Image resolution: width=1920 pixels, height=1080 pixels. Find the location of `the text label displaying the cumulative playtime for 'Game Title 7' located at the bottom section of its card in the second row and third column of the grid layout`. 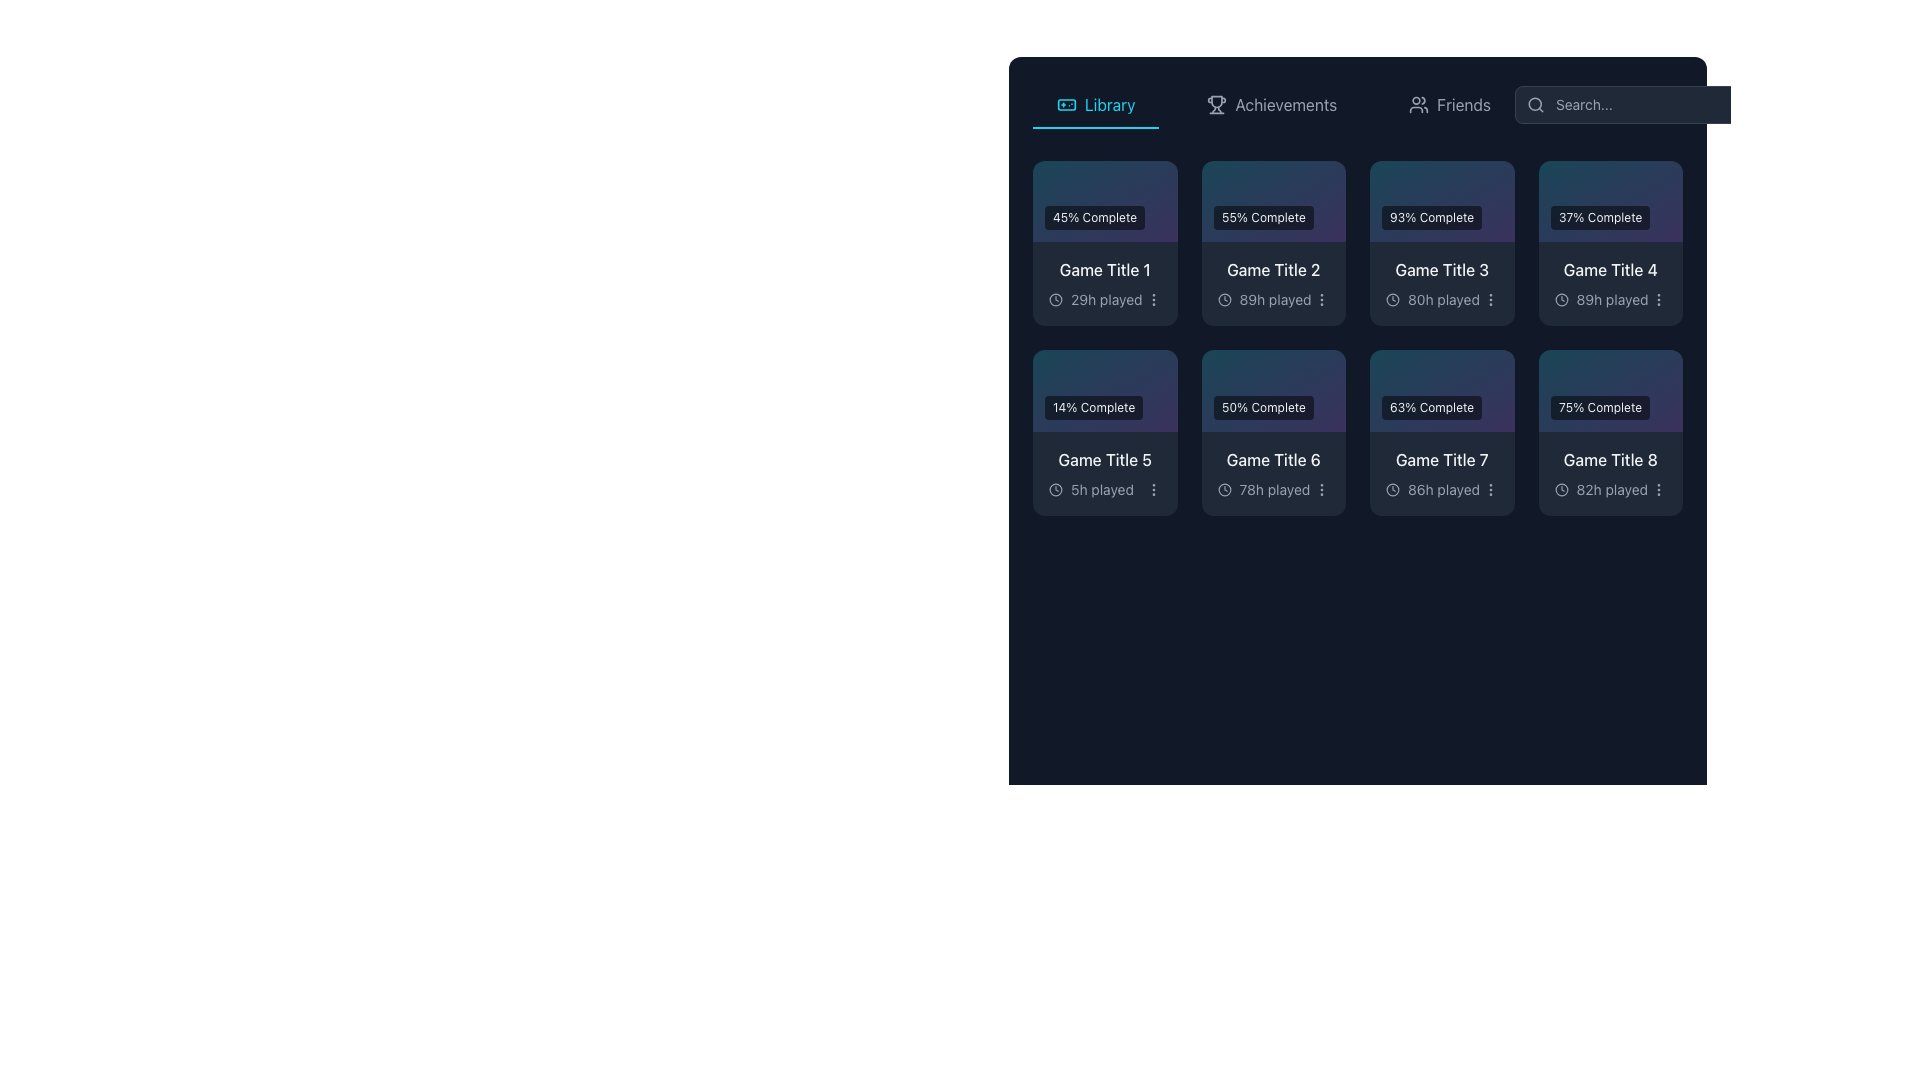

the text label displaying the cumulative playtime for 'Game Title 7' located at the bottom section of its card in the second row and third column of the grid layout is located at coordinates (1432, 489).